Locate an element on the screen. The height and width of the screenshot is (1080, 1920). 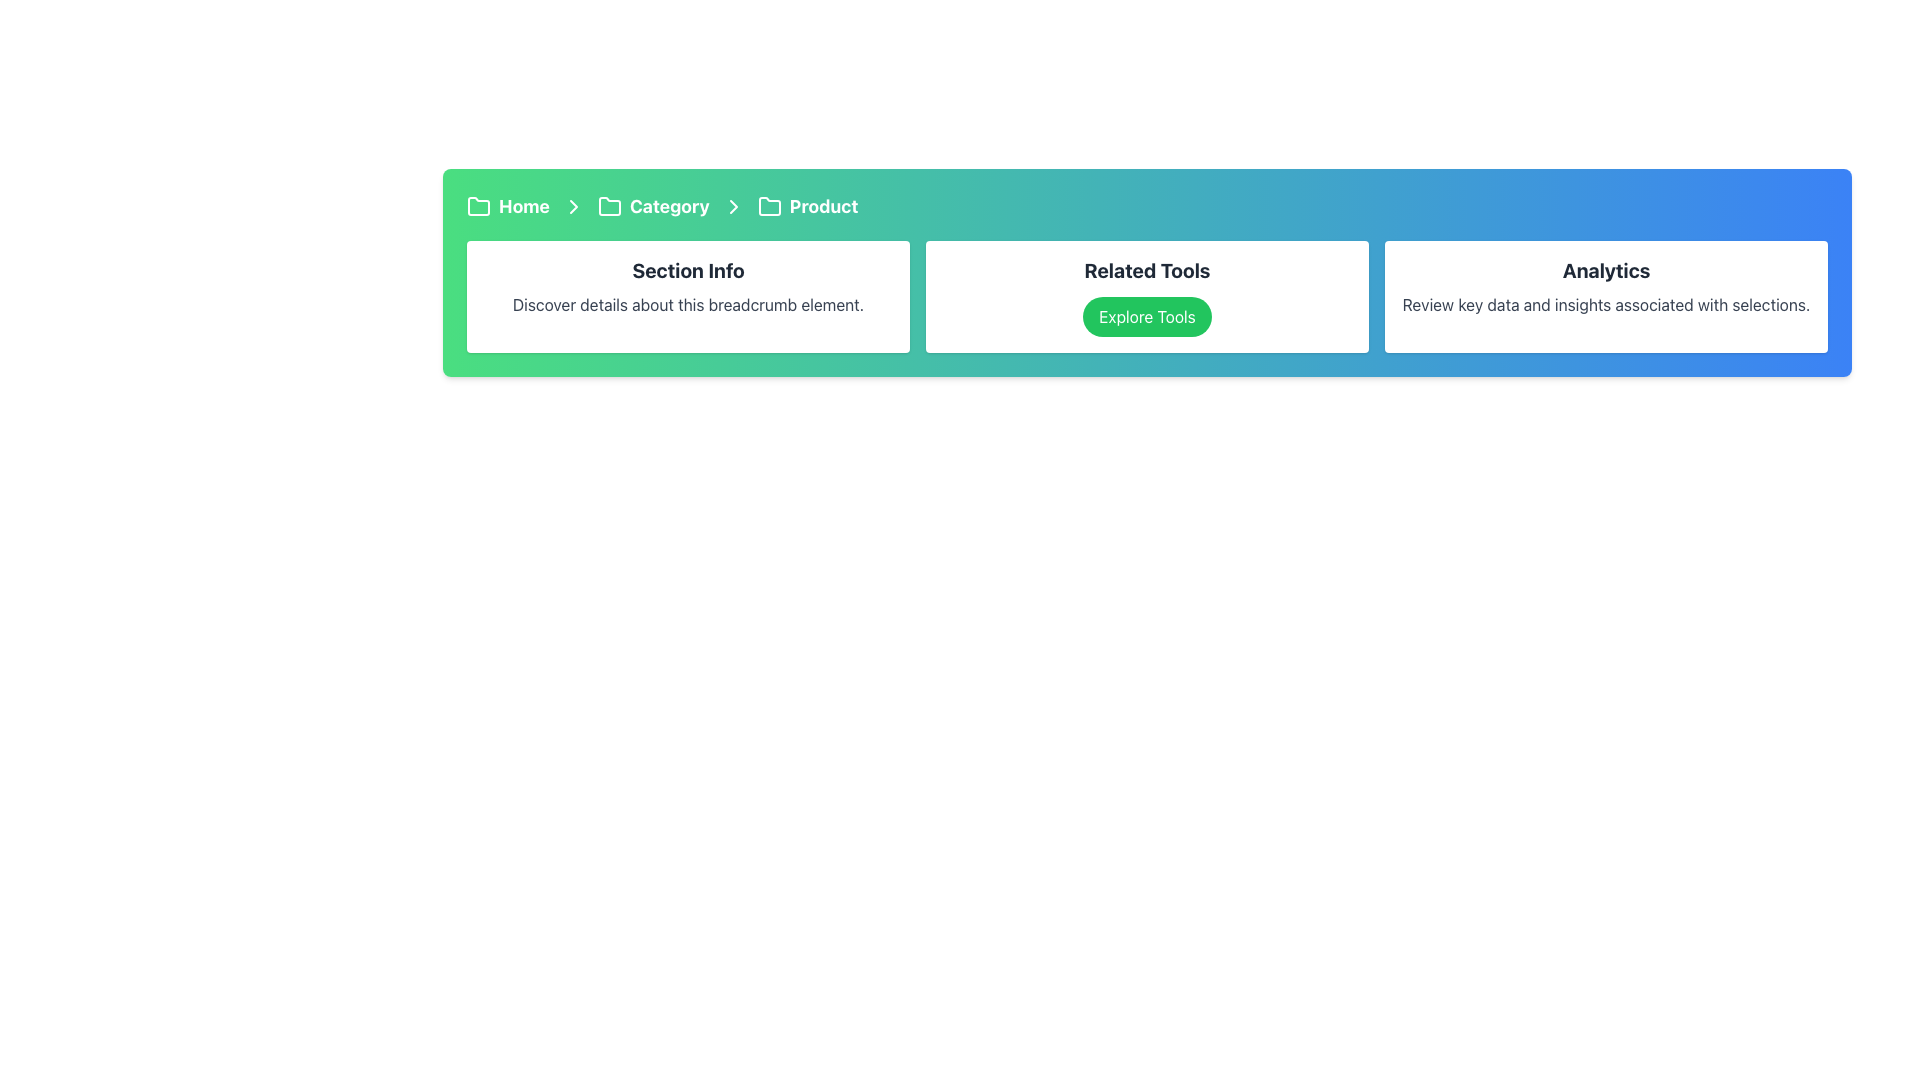
the rounded green button labeled 'Explore Tools' located is located at coordinates (1147, 315).